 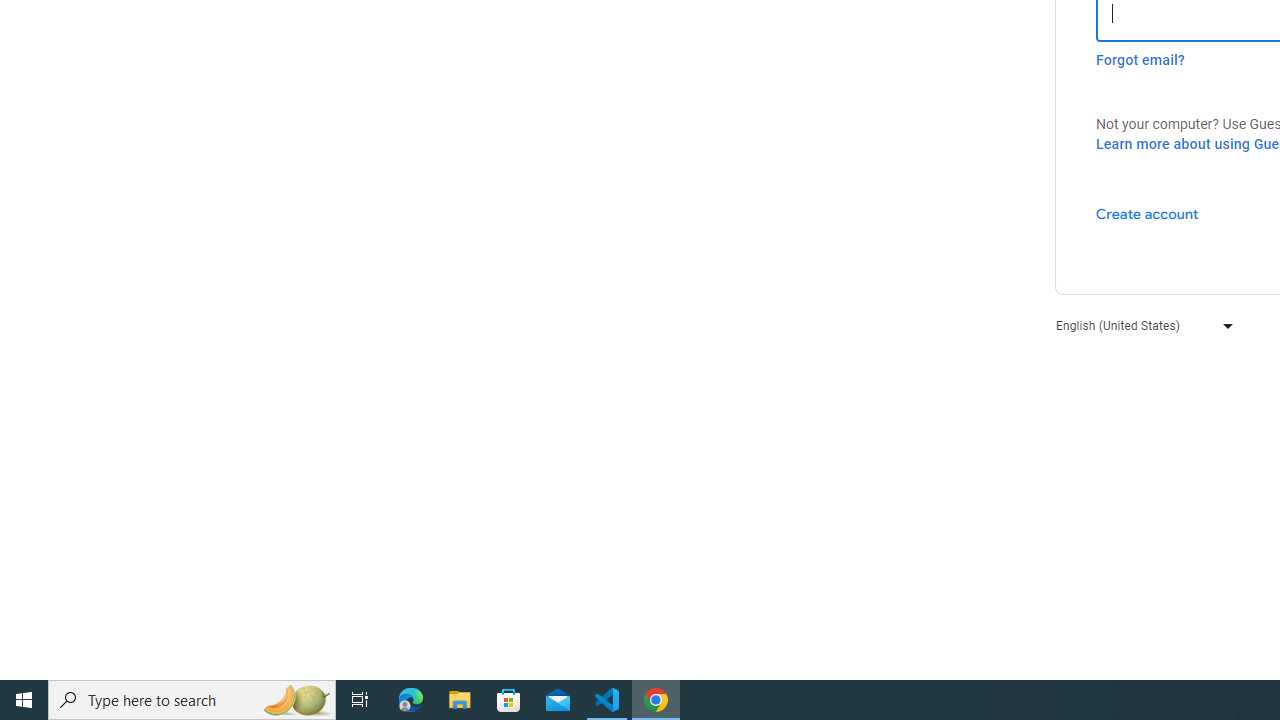 I want to click on 'Create account', so click(x=1146, y=213).